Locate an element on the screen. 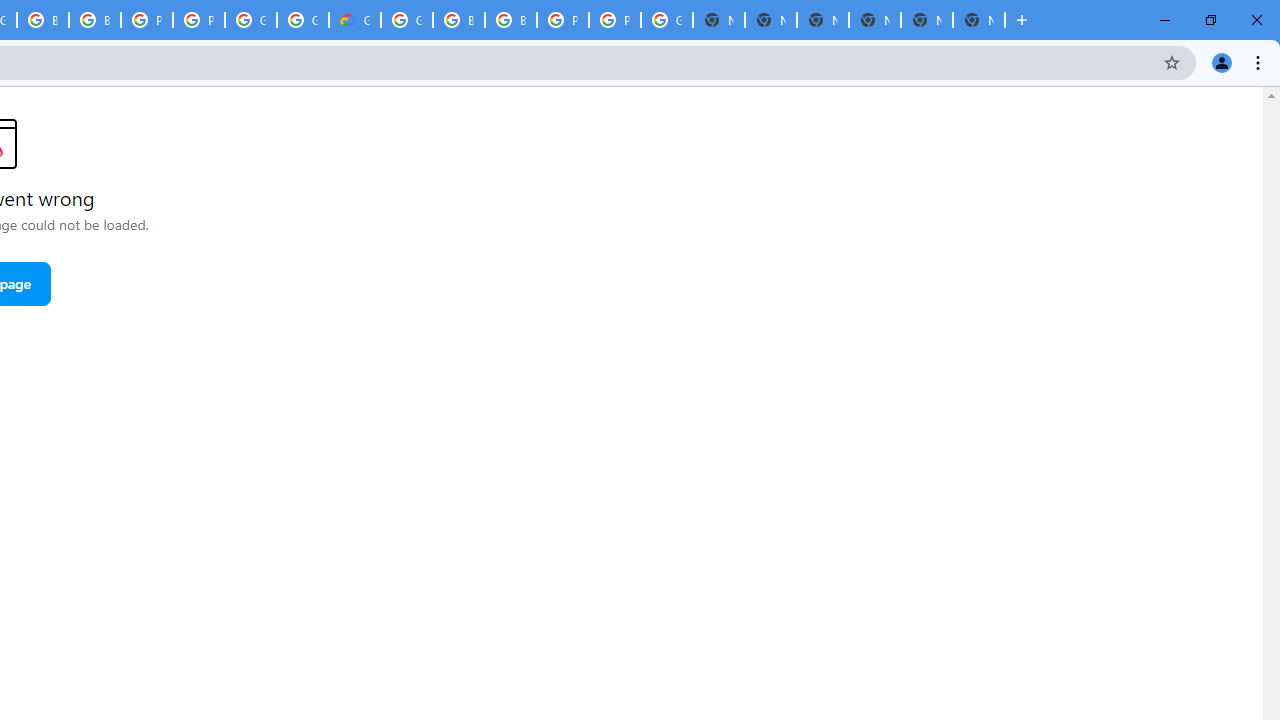  'Google Cloud Platform' is located at coordinates (301, 20).